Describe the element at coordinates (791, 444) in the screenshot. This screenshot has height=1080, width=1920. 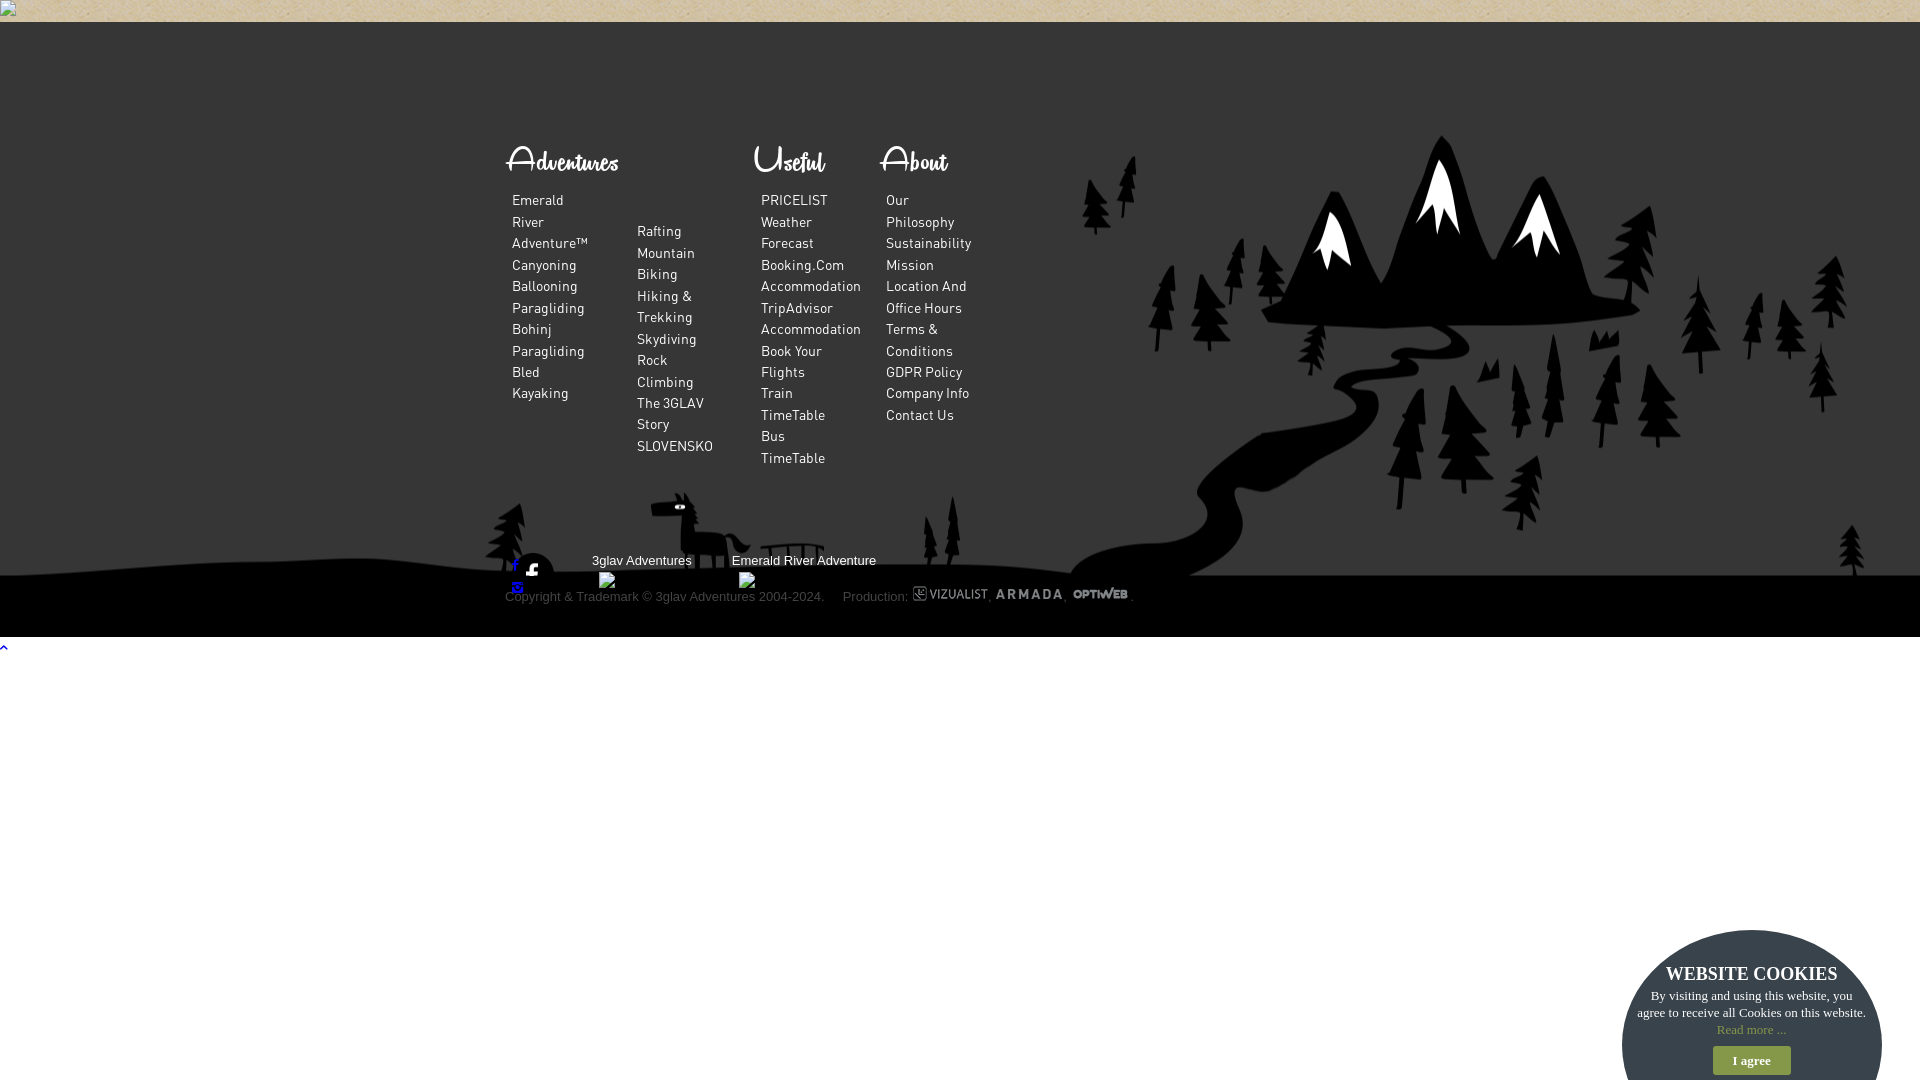
I see `'Bus TimeTable'` at that location.